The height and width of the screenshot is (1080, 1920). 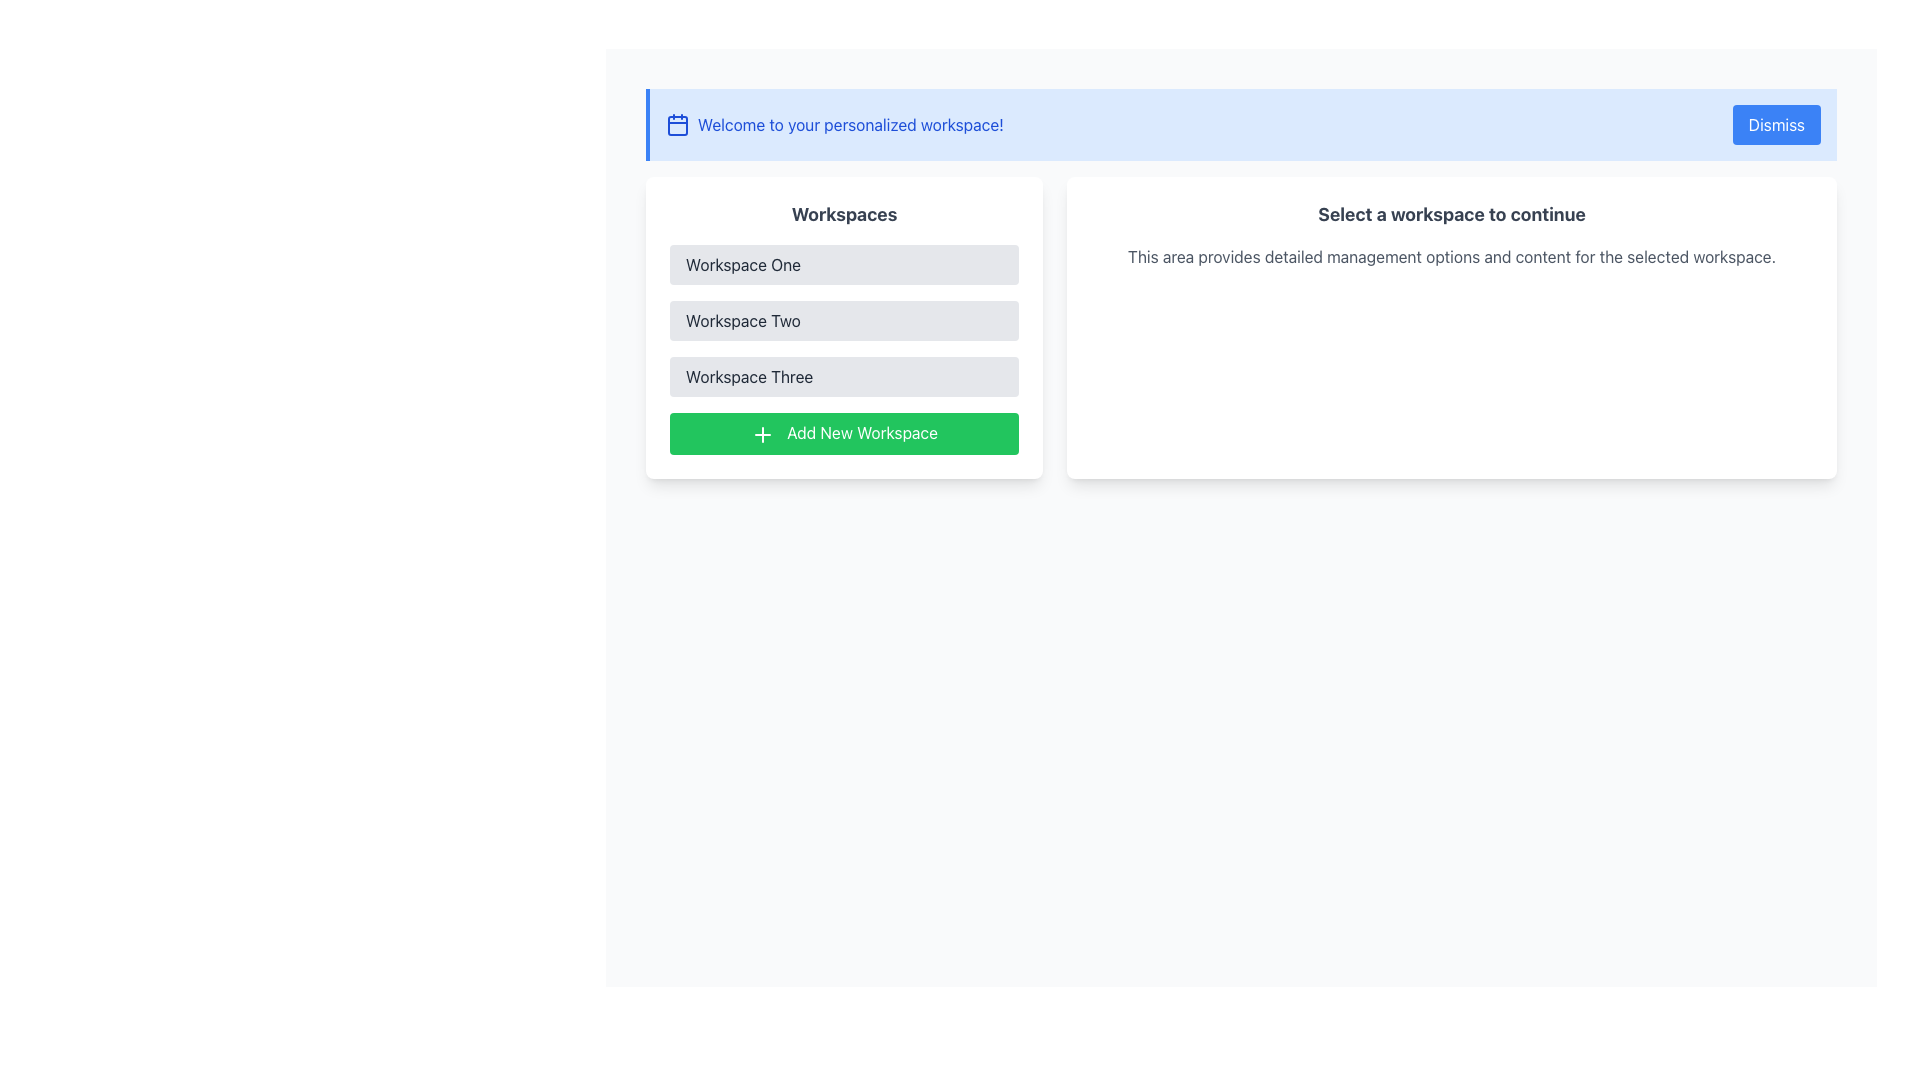 I want to click on explanatory static text located beneath the title 'Select a workspace to continue' in the right-side panel of the interface, so click(x=1451, y=256).